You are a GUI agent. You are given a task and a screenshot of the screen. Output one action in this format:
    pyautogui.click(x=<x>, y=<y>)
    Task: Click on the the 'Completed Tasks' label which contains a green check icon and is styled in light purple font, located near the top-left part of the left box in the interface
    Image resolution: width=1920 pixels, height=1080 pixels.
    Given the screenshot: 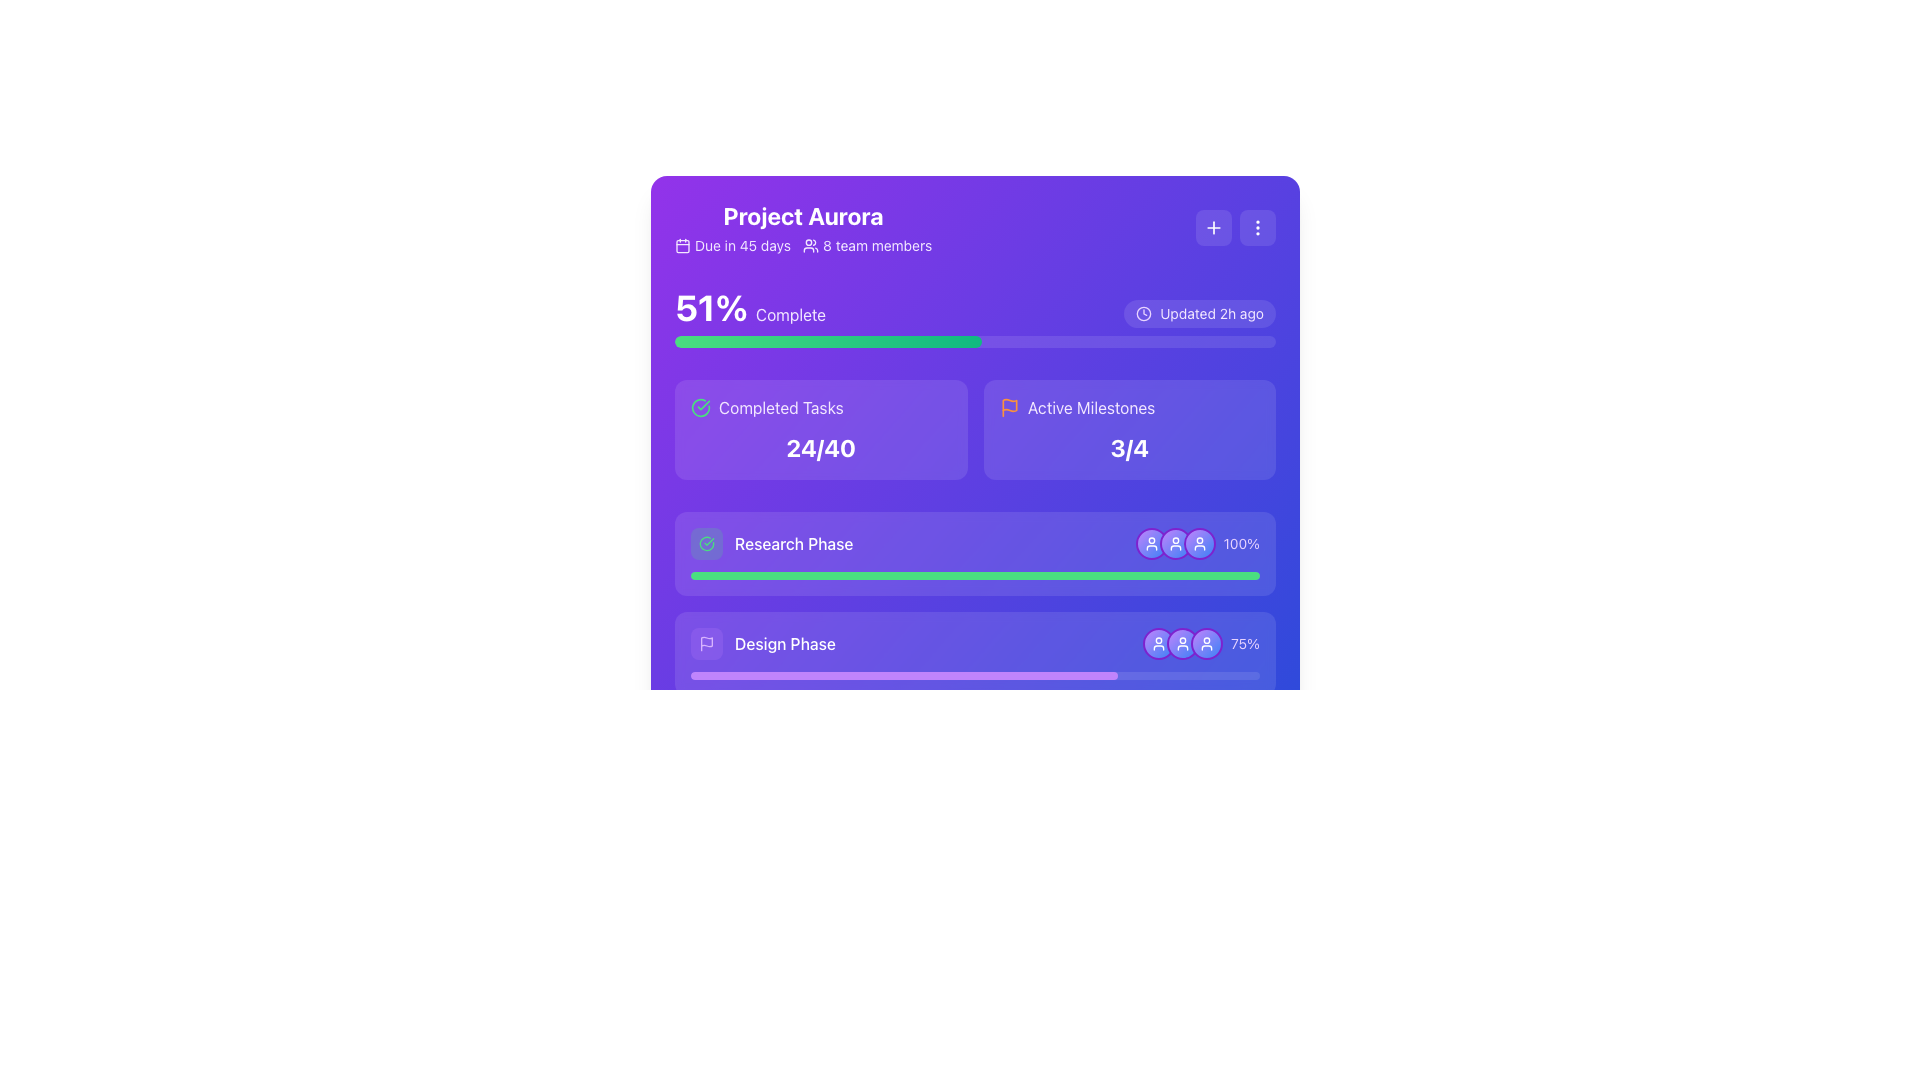 What is the action you would take?
    pyautogui.click(x=821, y=407)
    